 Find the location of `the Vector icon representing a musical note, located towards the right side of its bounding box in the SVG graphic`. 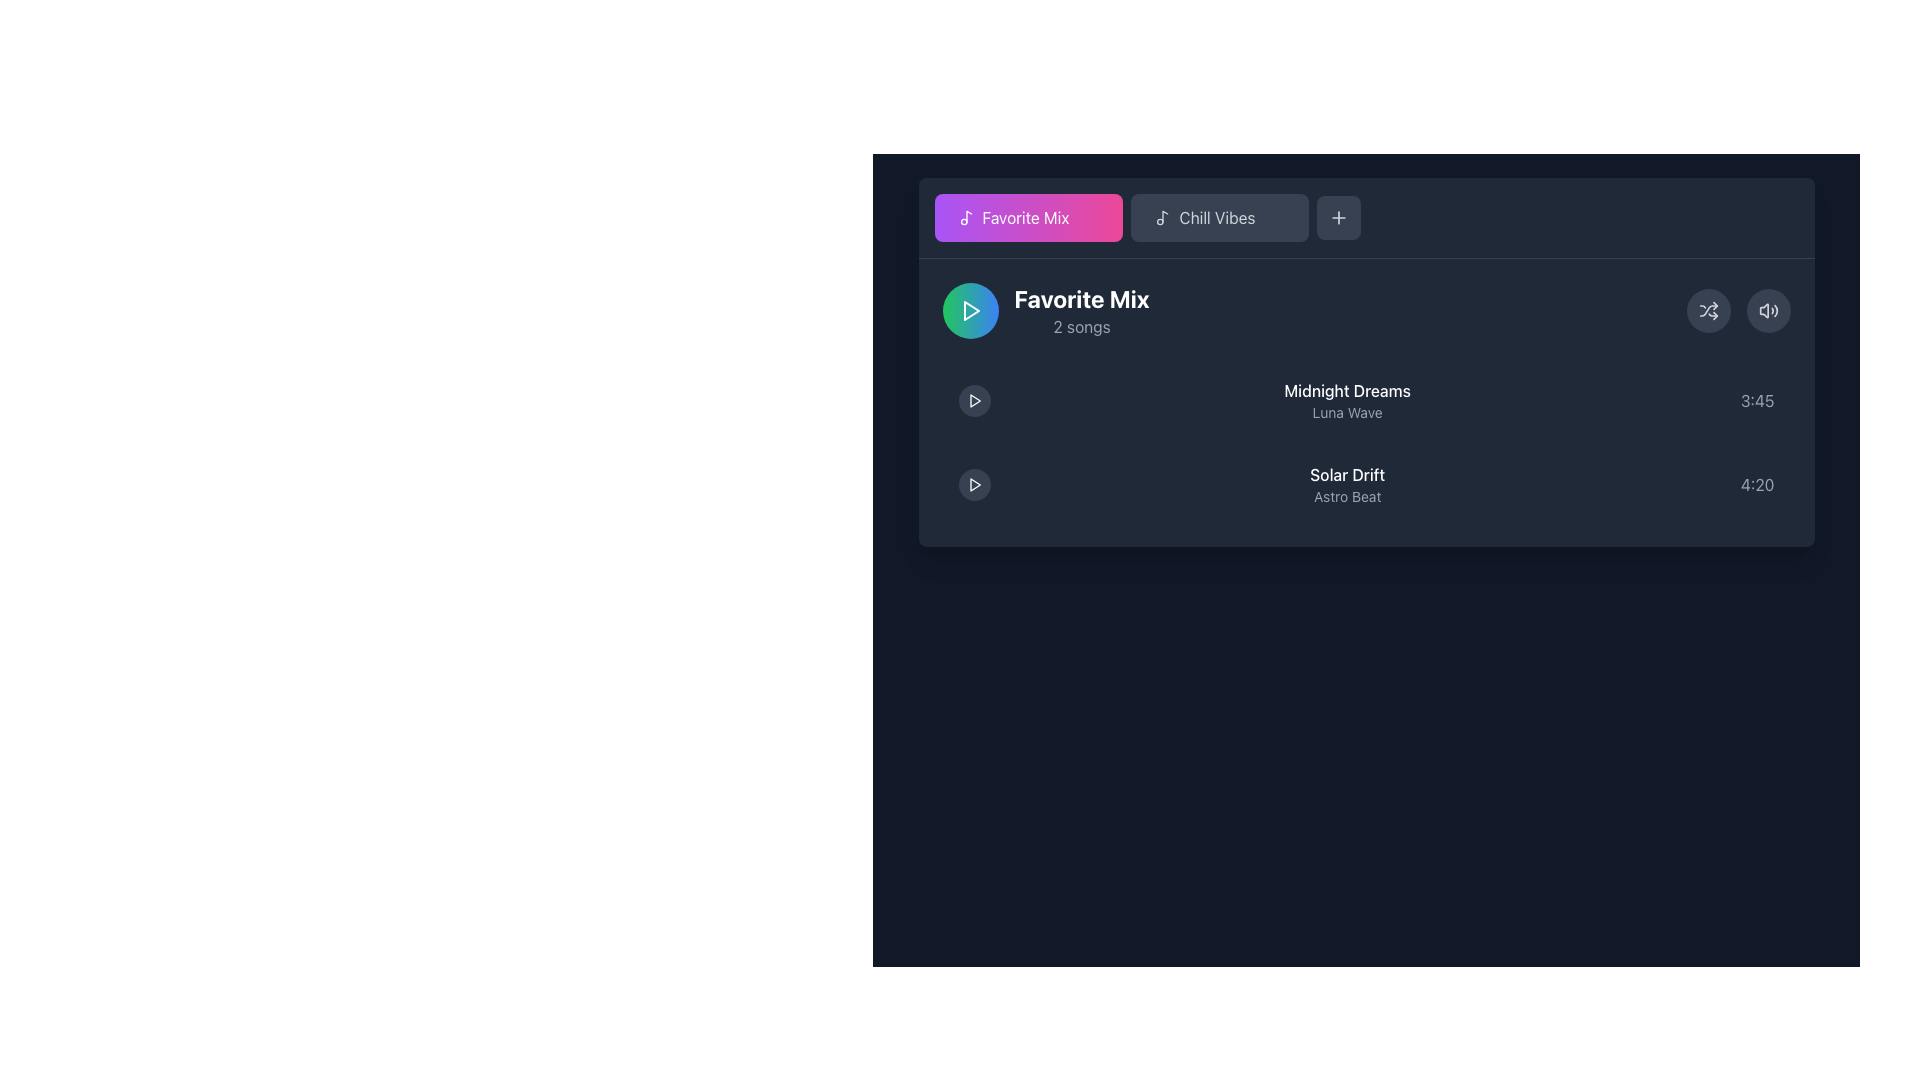

the Vector icon representing a musical note, located towards the right side of its bounding box in the SVG graphic is located at coordinates (968, 216).